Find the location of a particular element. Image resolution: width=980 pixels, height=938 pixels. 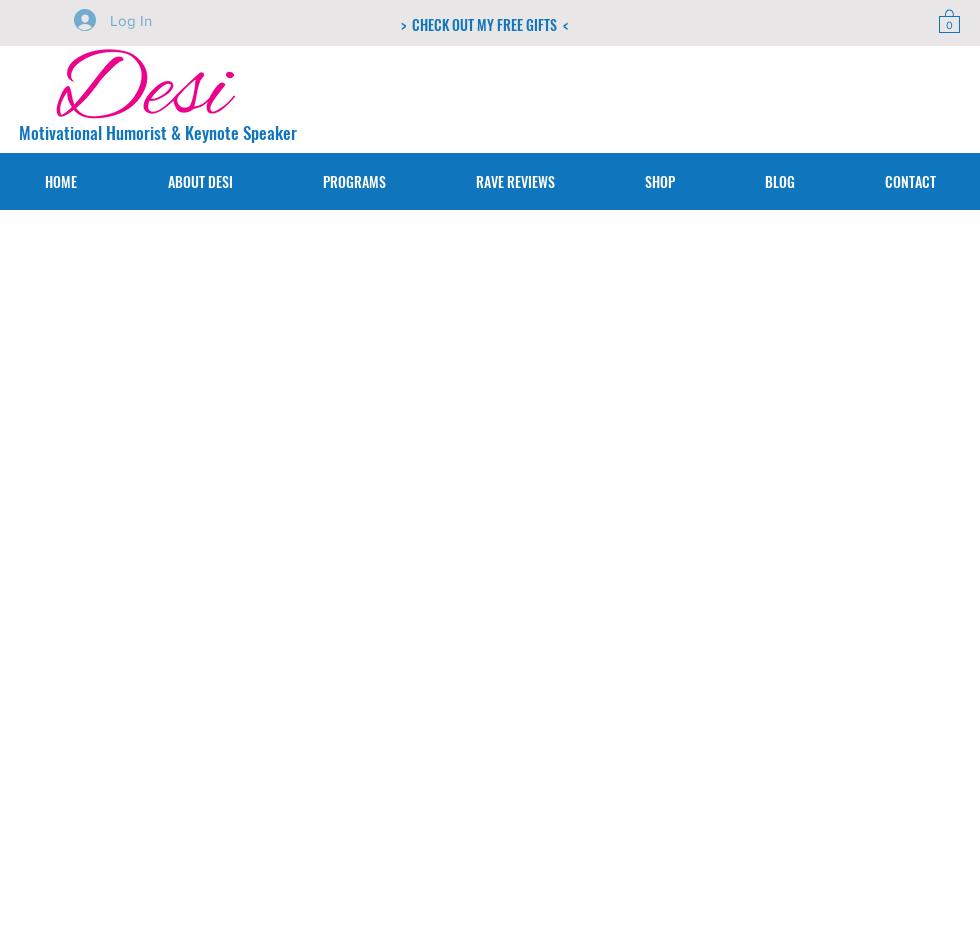

'o above and beyond to deliver meaningful content, to energize, engage, and educate audiences. As a seasoned professional, I knows your job is stressful. I'm on call to work with you every step of the way to ensure that you have EVERYTHING you need to produce the kind of event that will leave audiences singing your praises, and making' is located at coordinates (316, 593).